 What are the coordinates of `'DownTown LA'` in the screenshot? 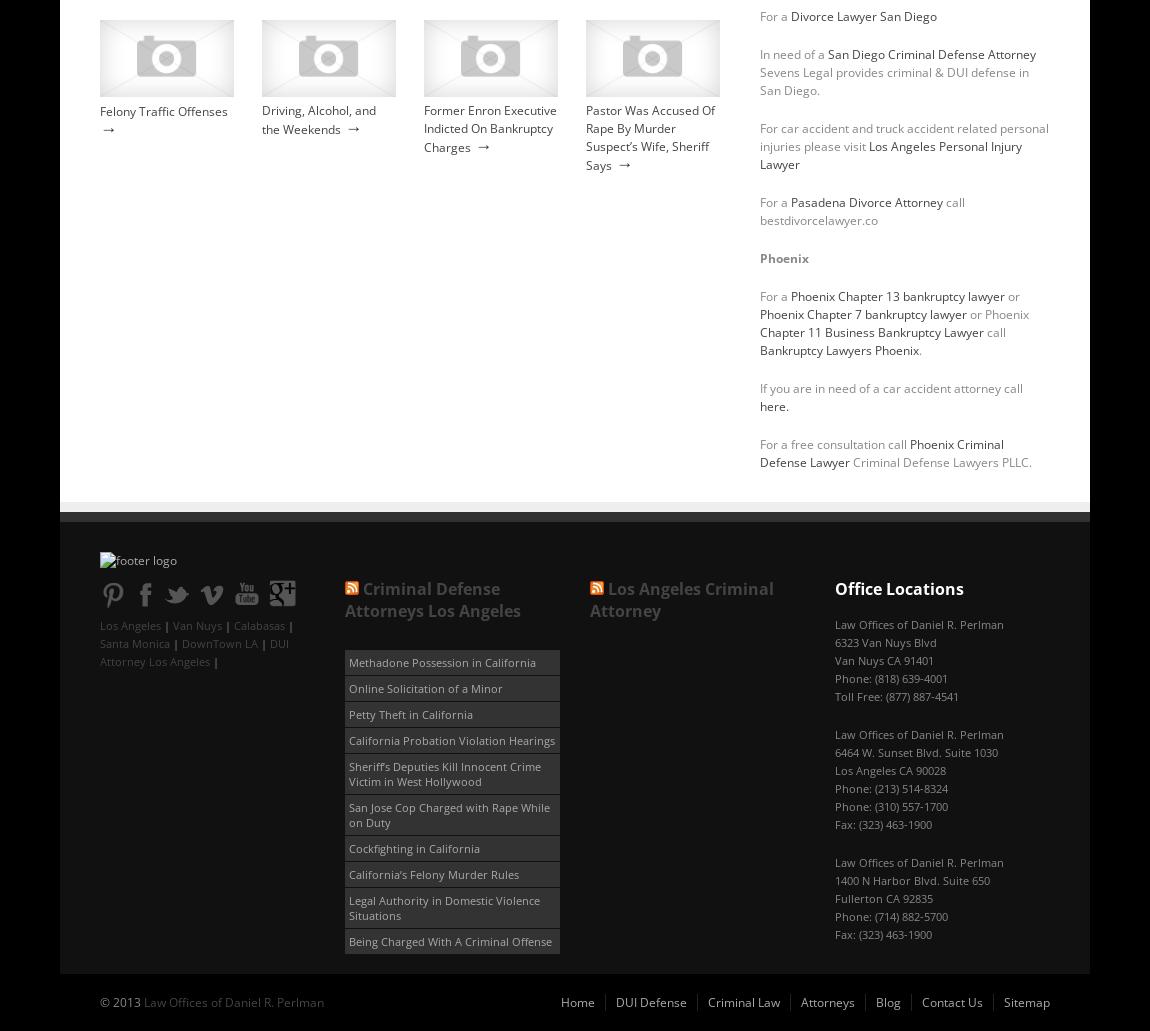 It's located at (218, 643).